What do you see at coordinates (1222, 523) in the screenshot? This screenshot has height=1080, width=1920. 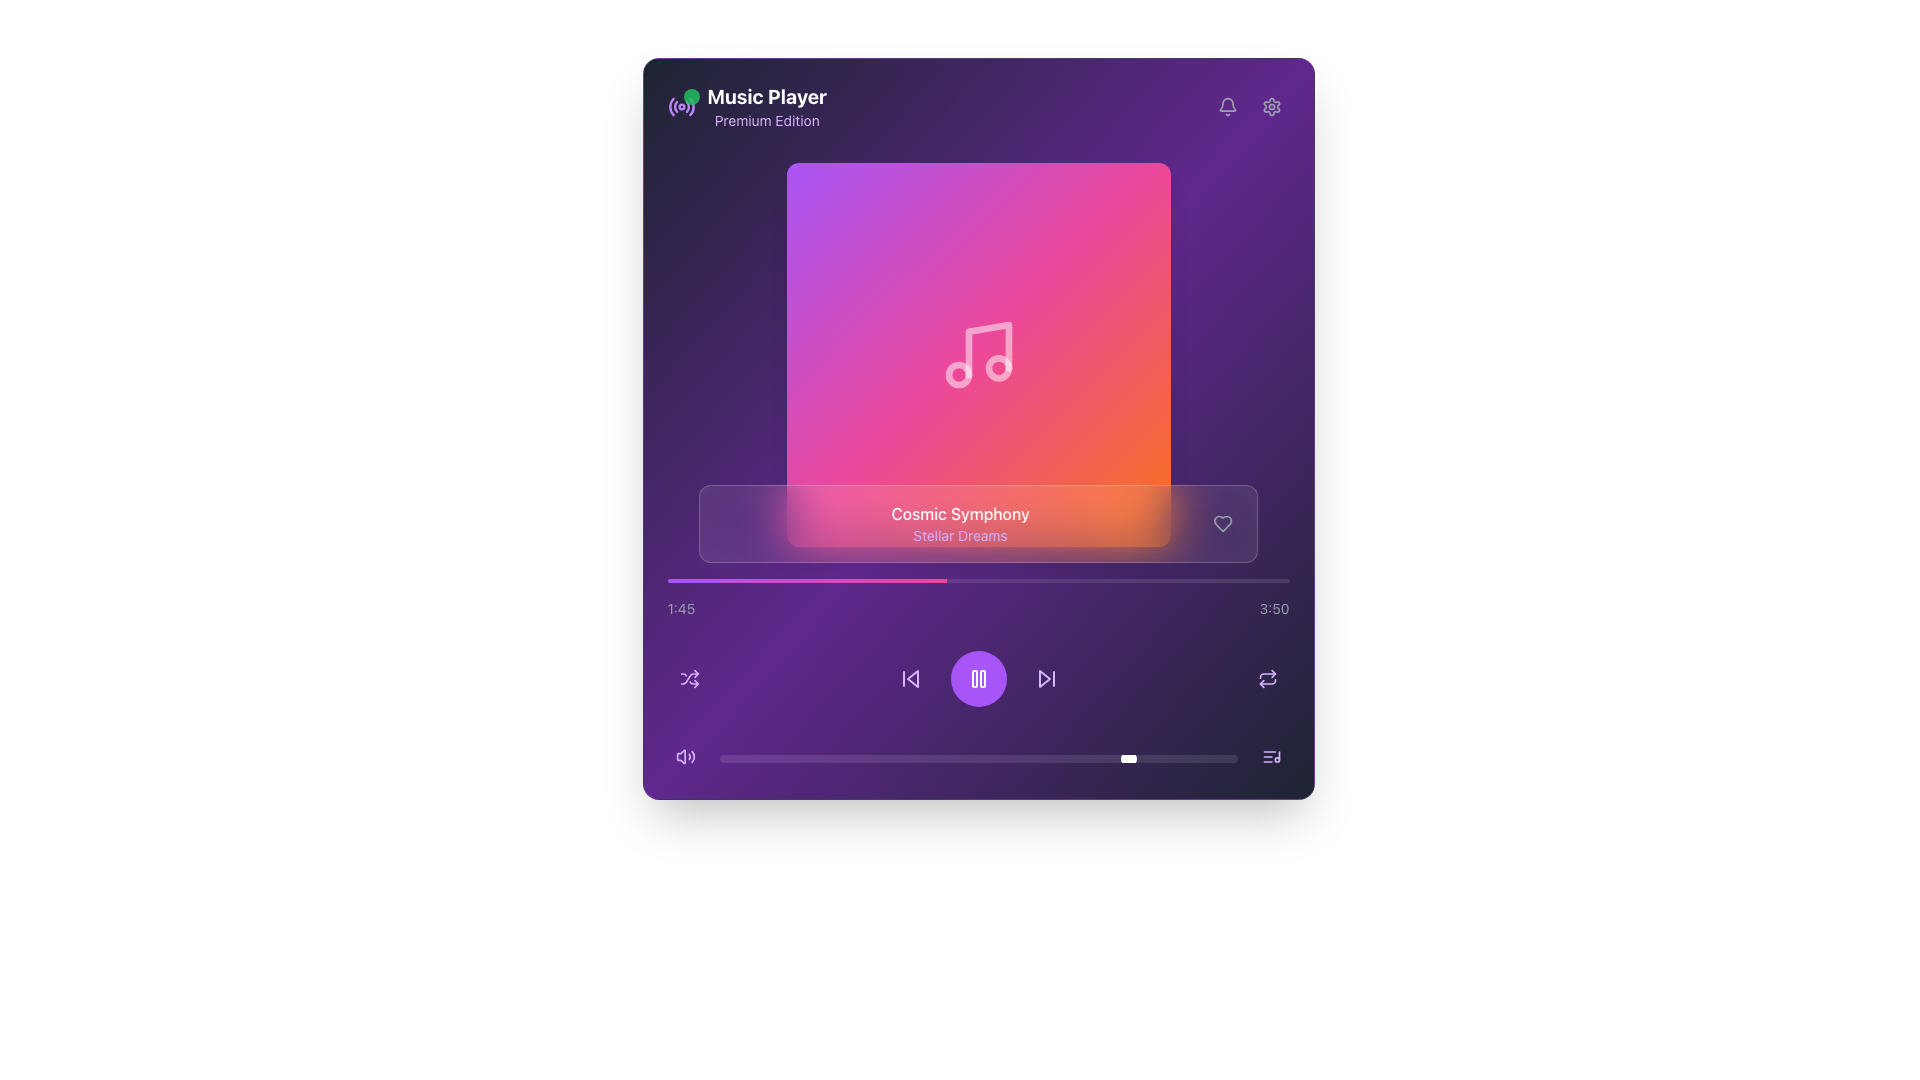 I see `the hollow heart-shaped icon button located at the bottom-right of the main interface to like the song` at bounding box center [1222, 523].